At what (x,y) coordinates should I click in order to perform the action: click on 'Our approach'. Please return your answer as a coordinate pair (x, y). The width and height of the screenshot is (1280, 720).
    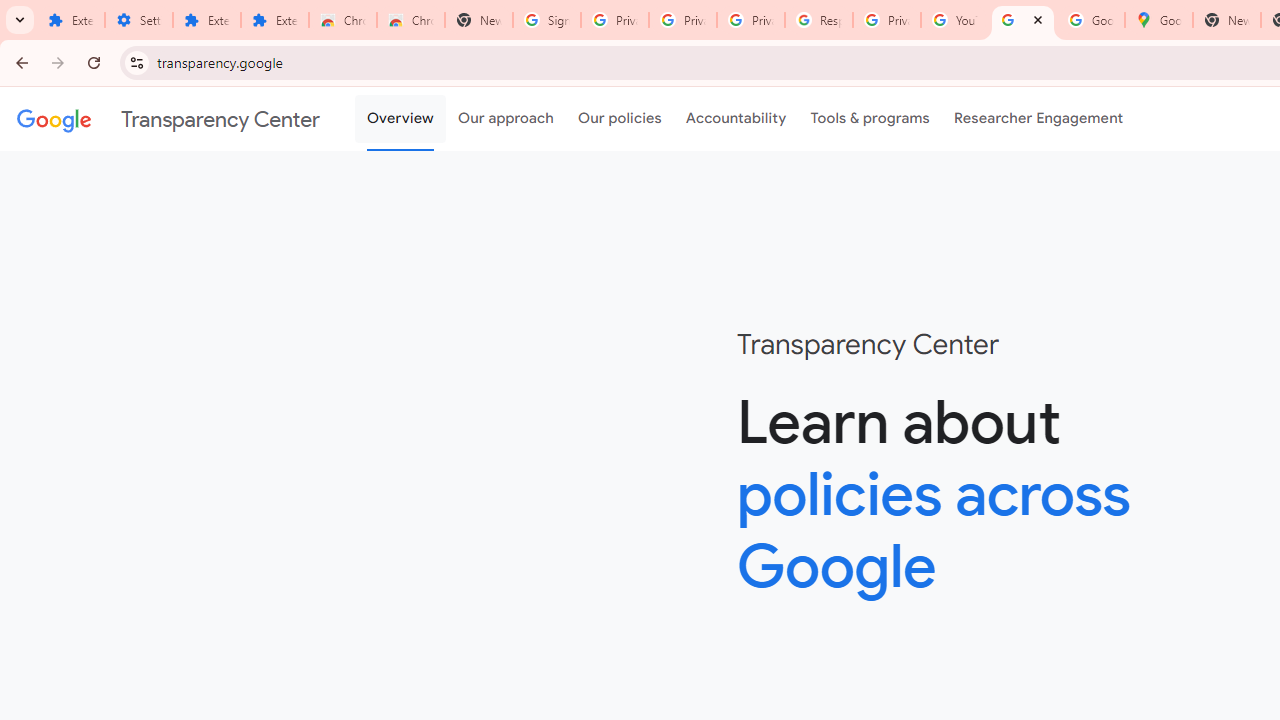
    Looking at the image, I should click on (506, 119).